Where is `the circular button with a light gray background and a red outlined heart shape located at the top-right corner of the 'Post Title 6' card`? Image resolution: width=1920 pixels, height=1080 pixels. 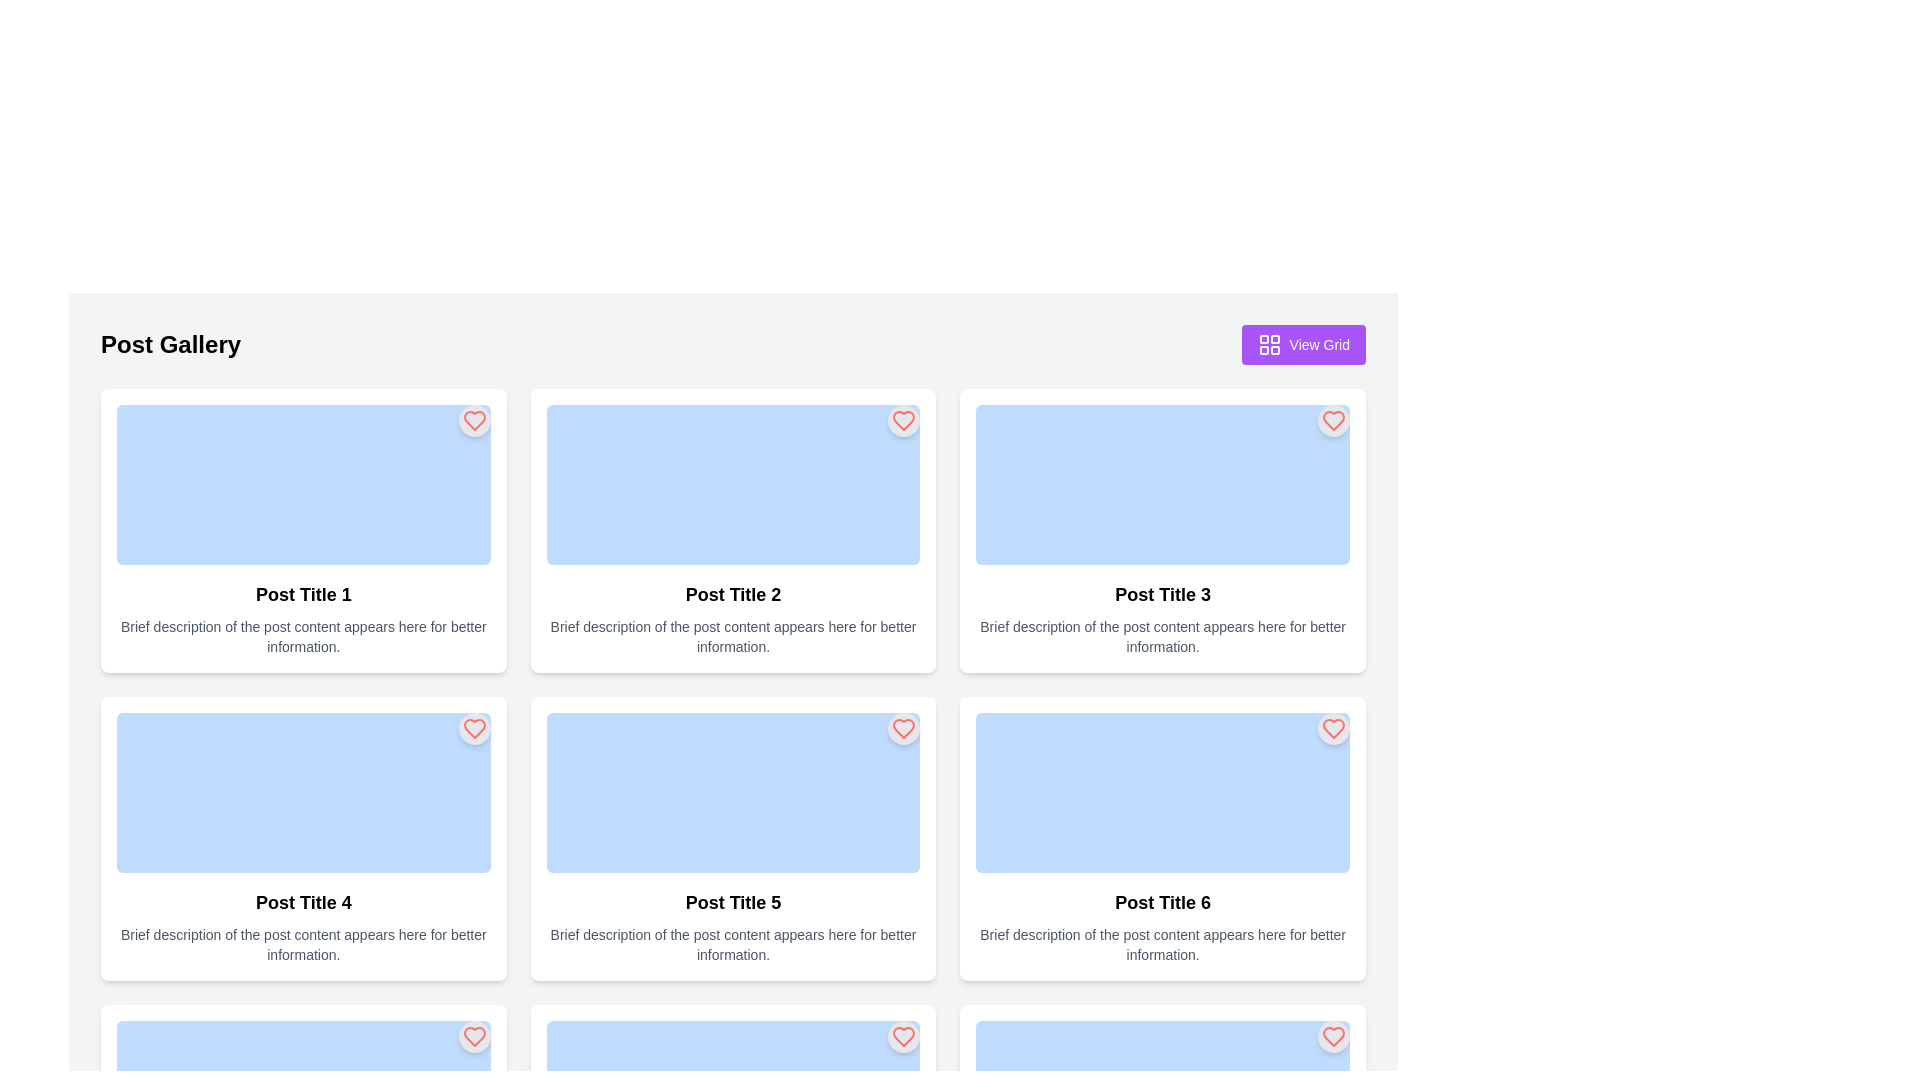
the circular button with a light gray background and a red outlined heart shape located at the top-right corner of the 'Post Title 6' card is located at coordinates (1334, 729).